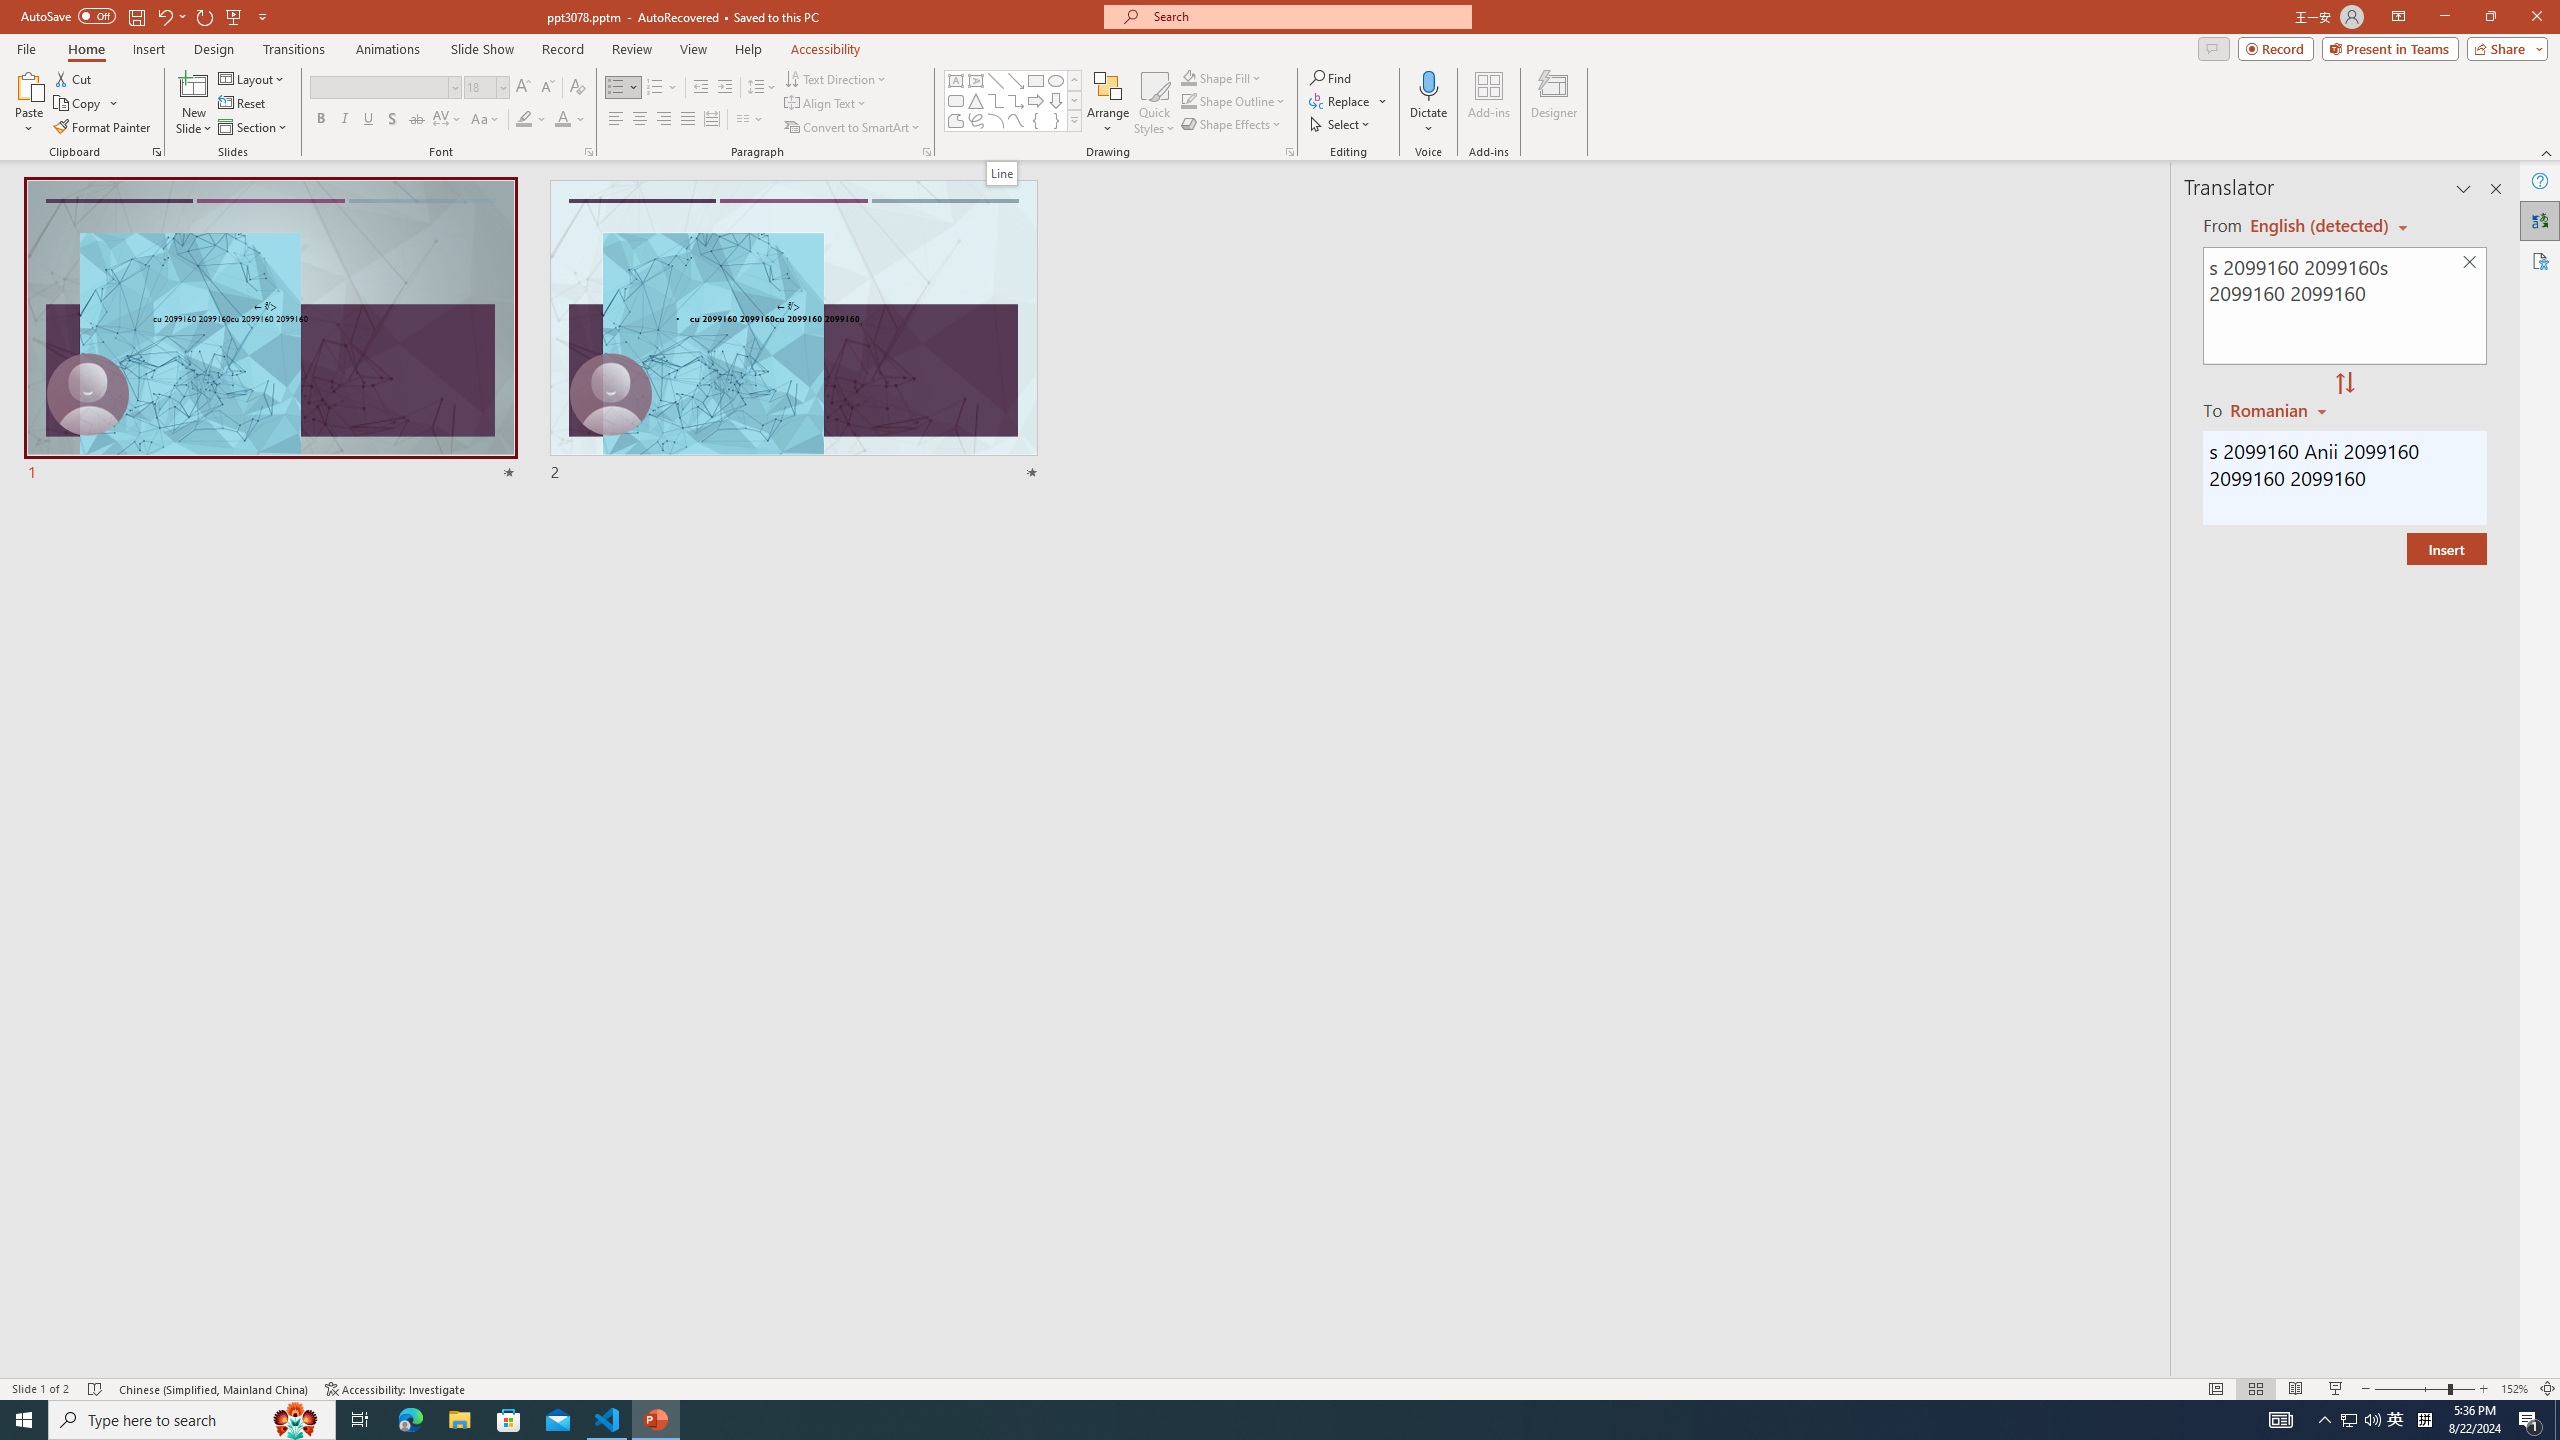  What do you see at coordinates (1232, 99) in the screenshot?
I see `'Shape Outline'` at bounding box center [1232, 99].